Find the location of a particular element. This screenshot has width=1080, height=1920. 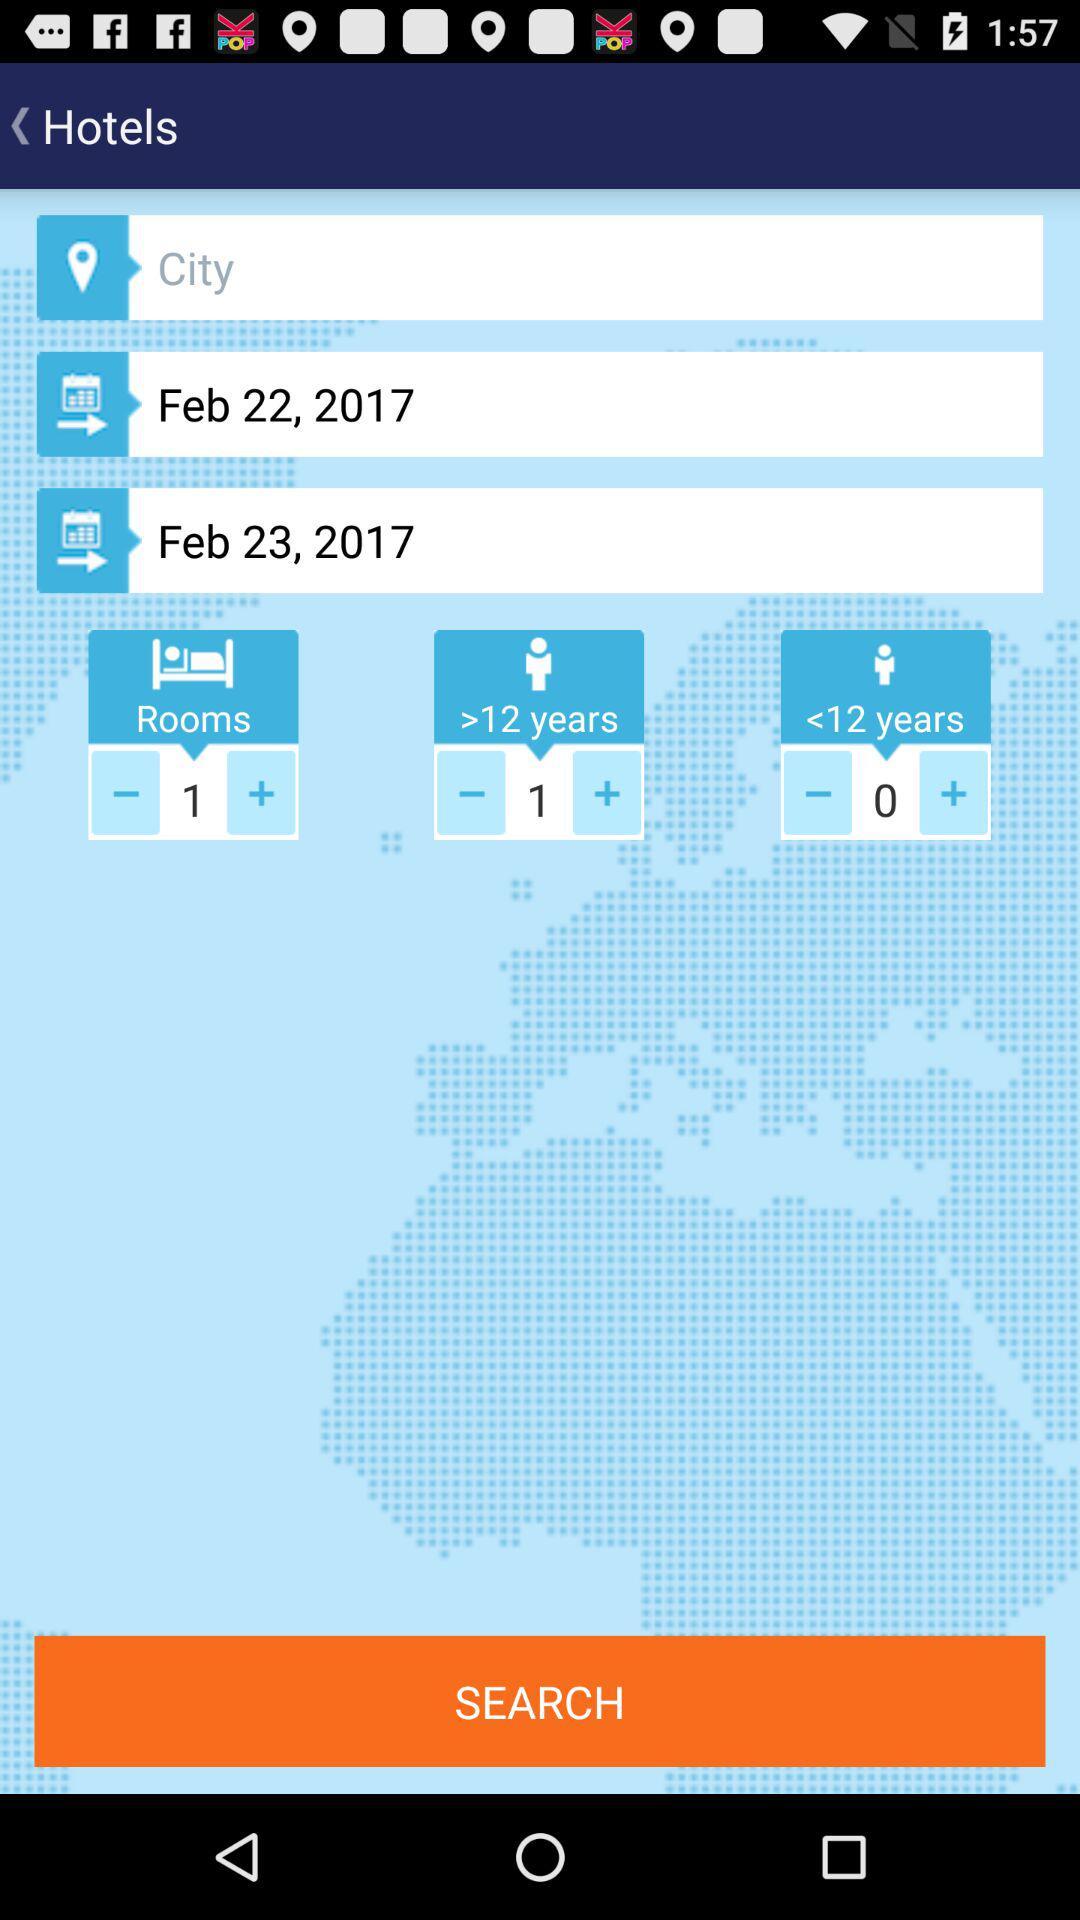

increase the age of guest is located at coordinates (952, 791).